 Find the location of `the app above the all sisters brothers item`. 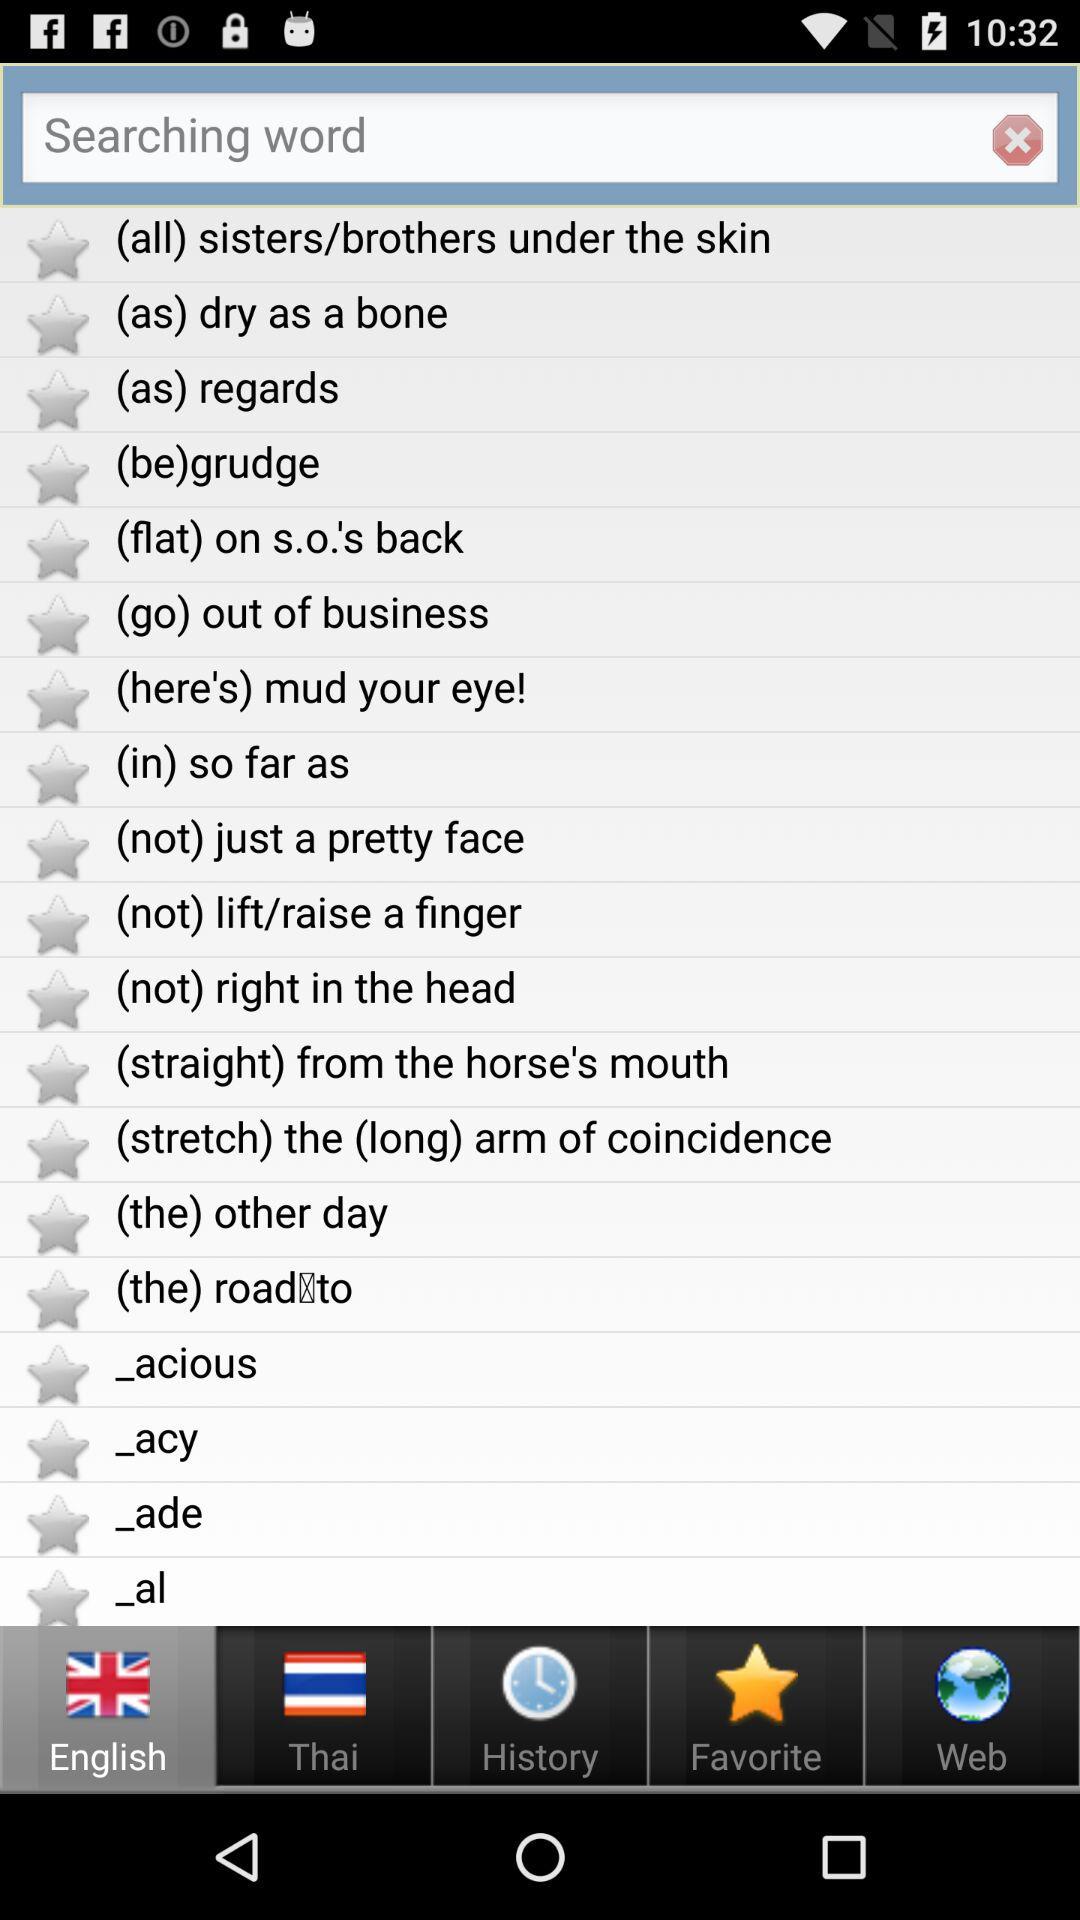

the app above the all sisters brothers item is located at coordinates (1017, 139).